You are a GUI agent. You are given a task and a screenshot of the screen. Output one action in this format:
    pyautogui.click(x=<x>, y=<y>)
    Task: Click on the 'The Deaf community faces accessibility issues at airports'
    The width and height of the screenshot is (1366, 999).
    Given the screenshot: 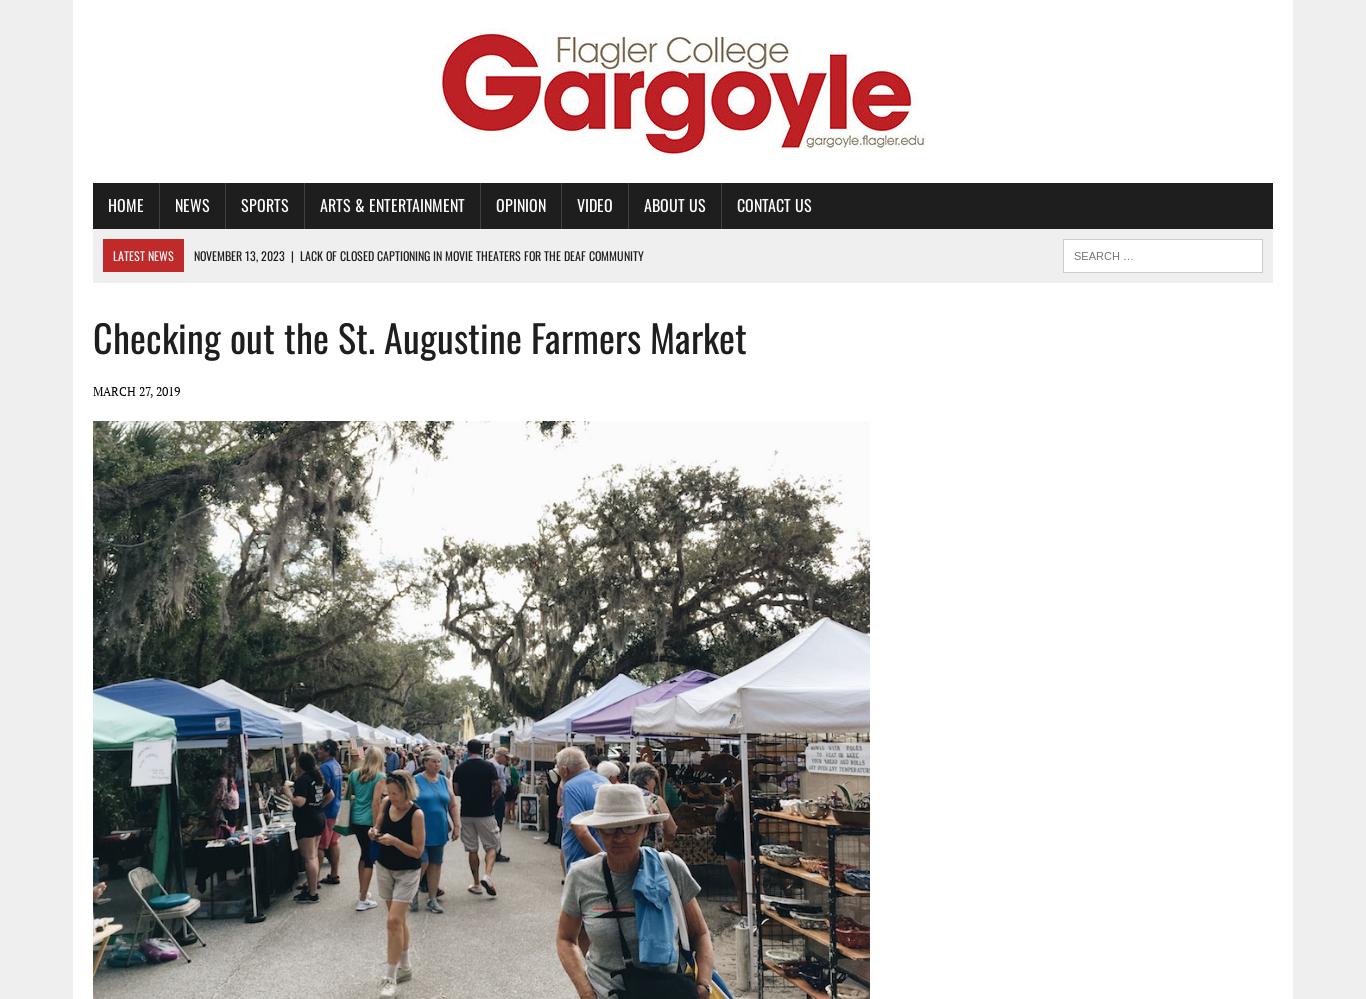 What is the action you would take?
    pyautogui.click(x=366, y=386)
    